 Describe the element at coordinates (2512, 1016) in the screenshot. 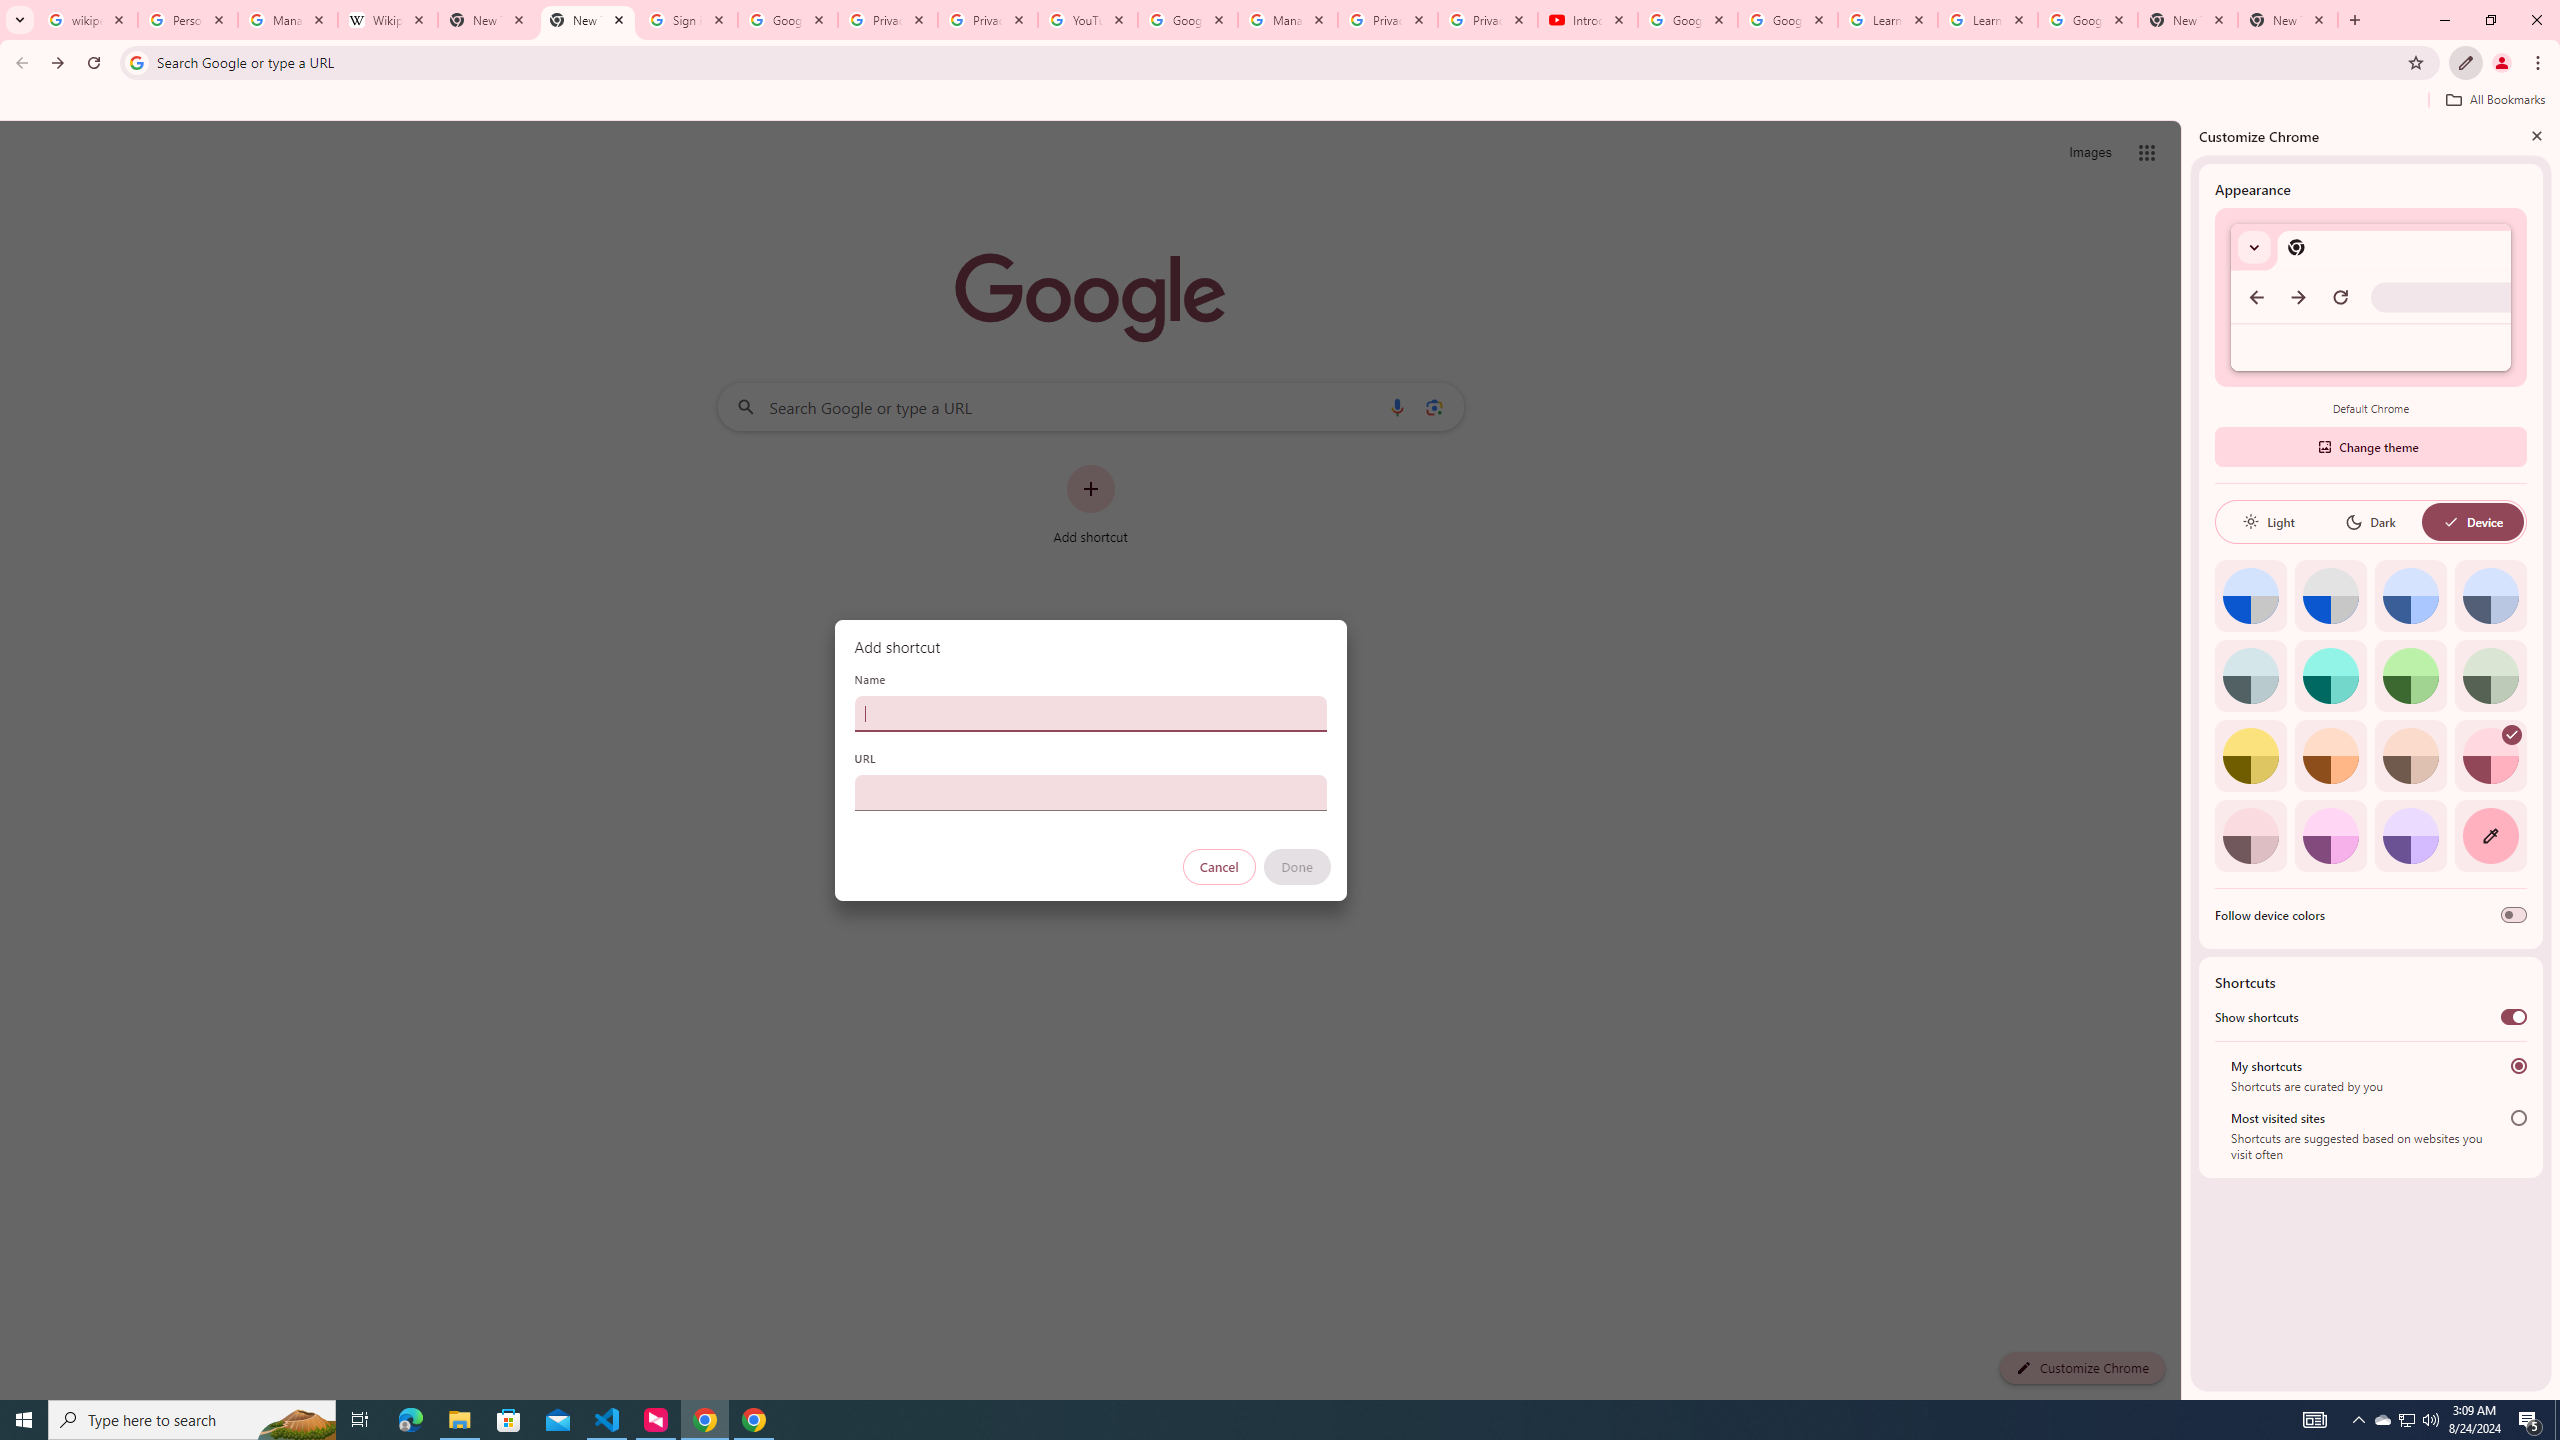

I see `'Show shortcuts'` at that location.